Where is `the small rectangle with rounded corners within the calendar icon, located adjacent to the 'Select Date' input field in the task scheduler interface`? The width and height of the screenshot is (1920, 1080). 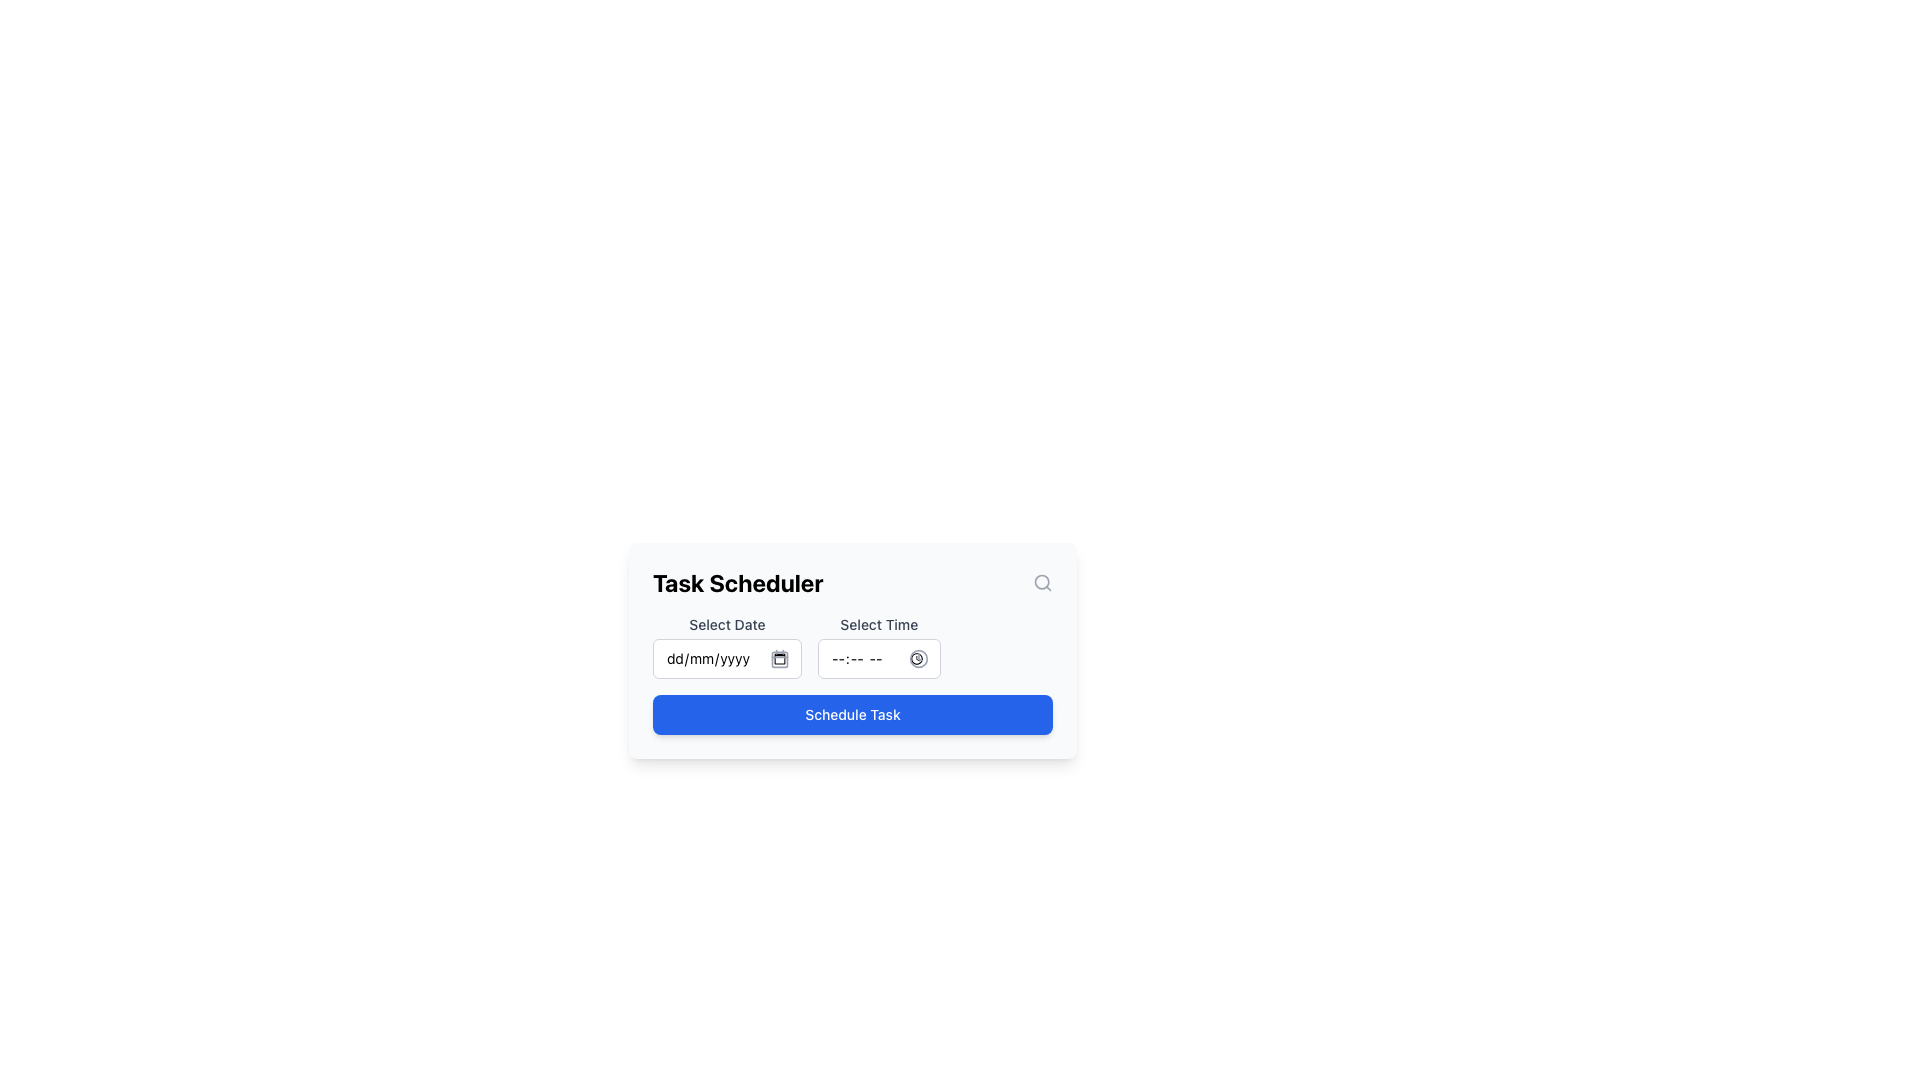 the small rectangle with rounded corners within the calendar icon, located adjacent to the 'Select Date' input field in the task scheduler interface is located at coordinates (778, 659).